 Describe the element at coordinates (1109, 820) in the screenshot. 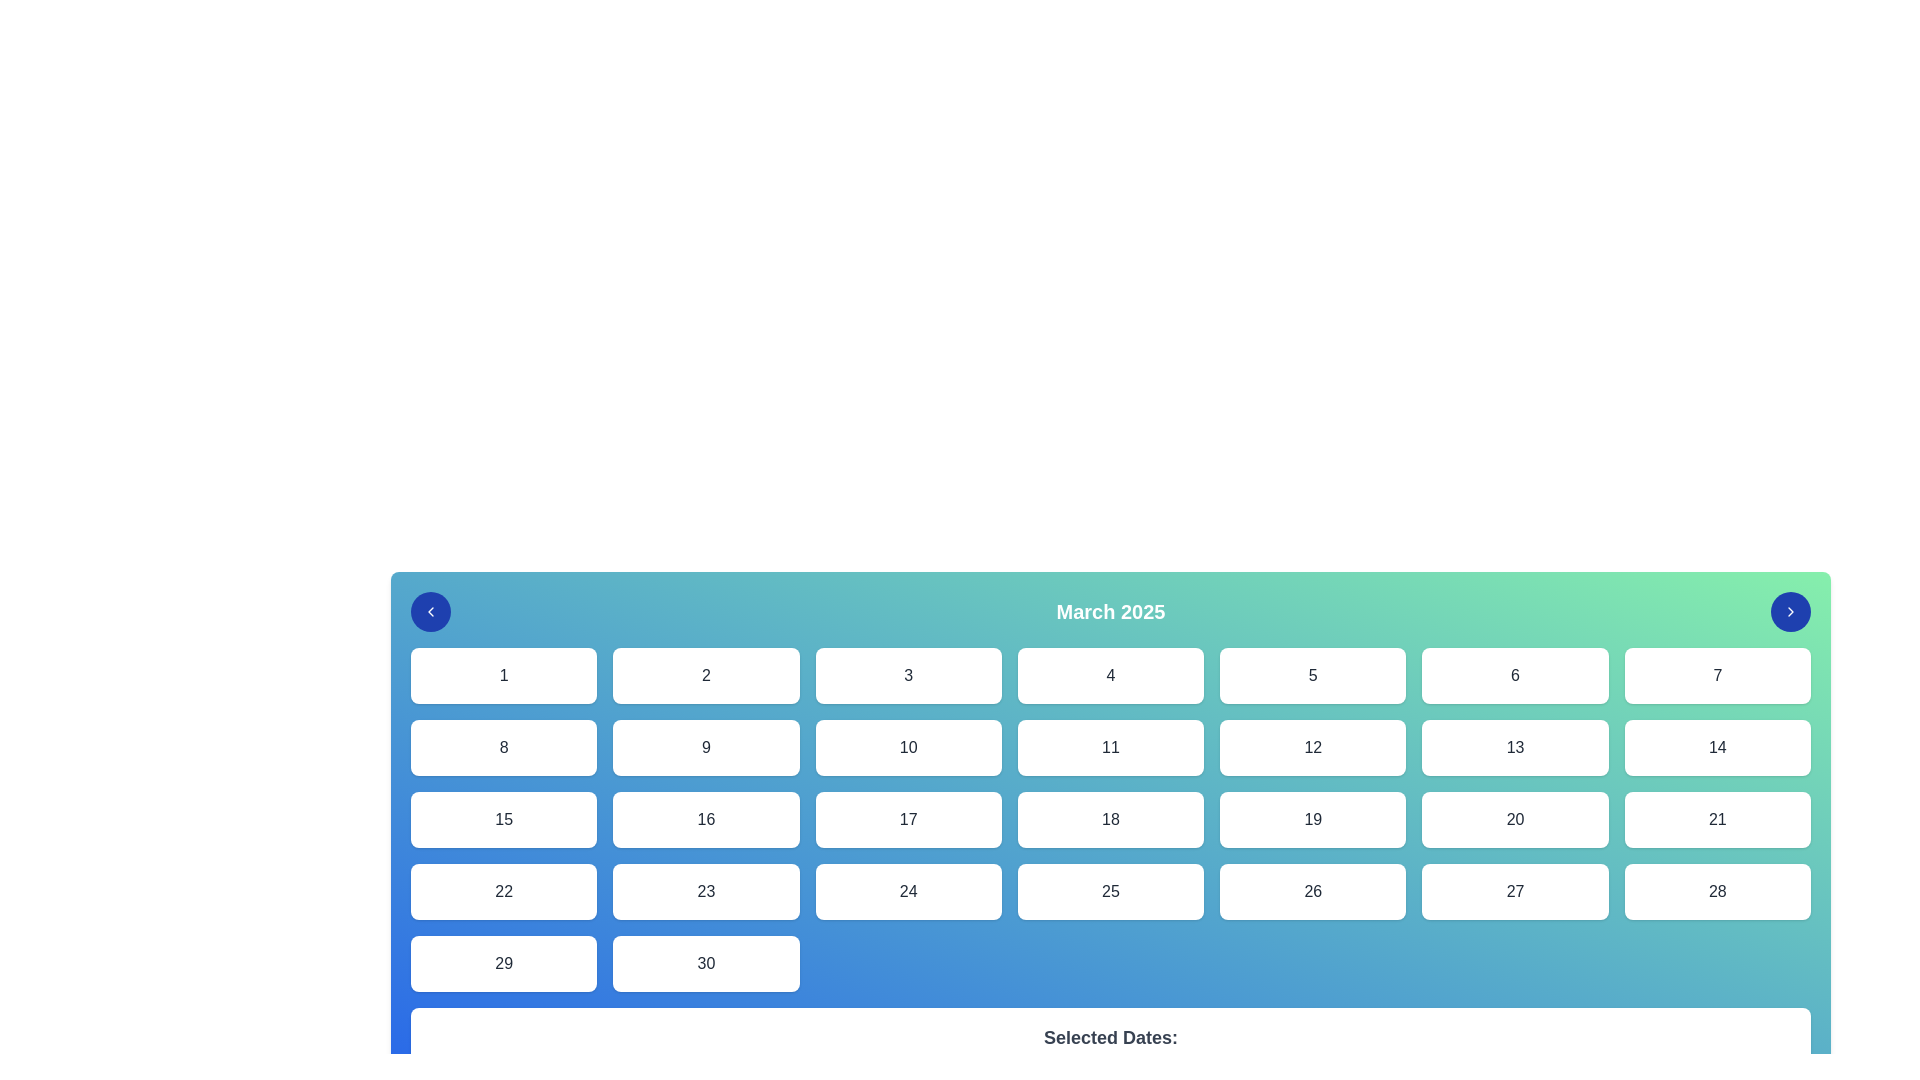

I see `the selectable calendar date box representing the 18th of the month` at that location.